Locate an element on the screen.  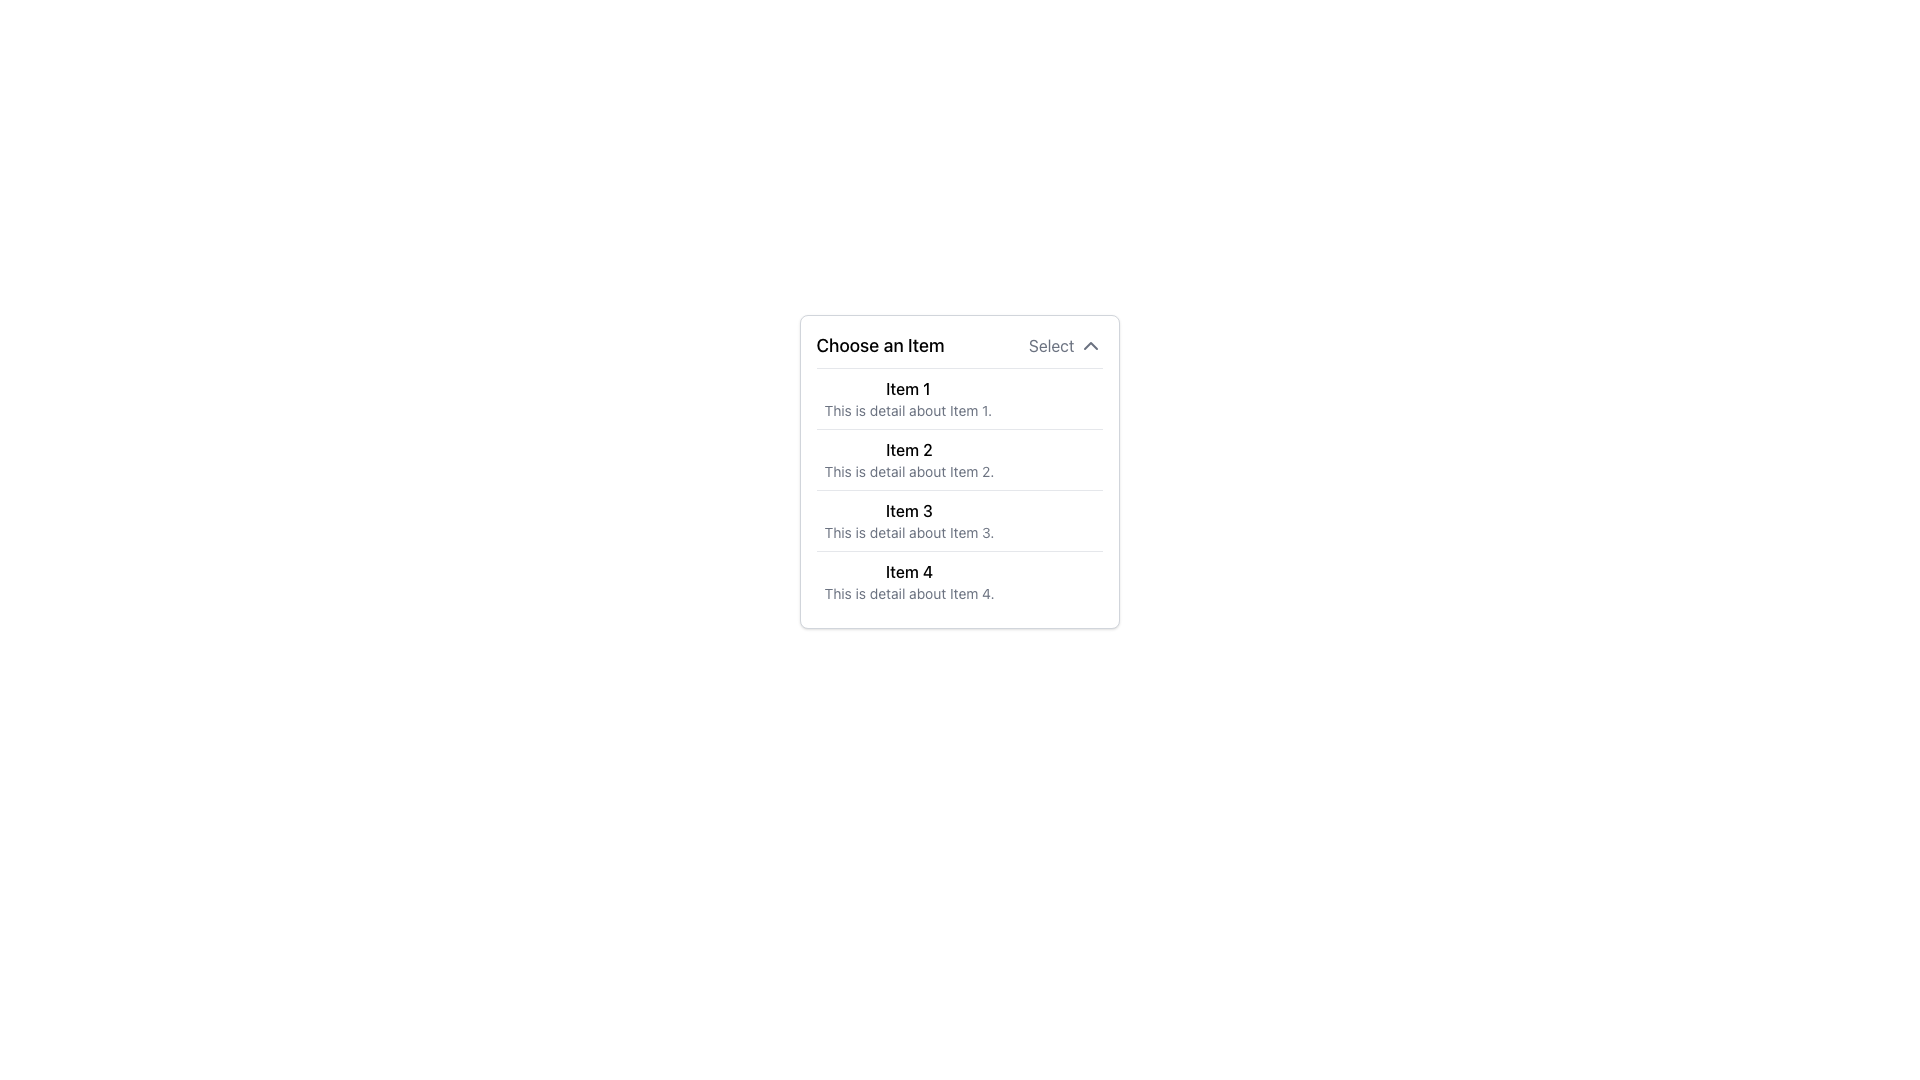
the second list item titled 'Item 2', which contains a descriptive text below it is located at coordinates (908, 459).